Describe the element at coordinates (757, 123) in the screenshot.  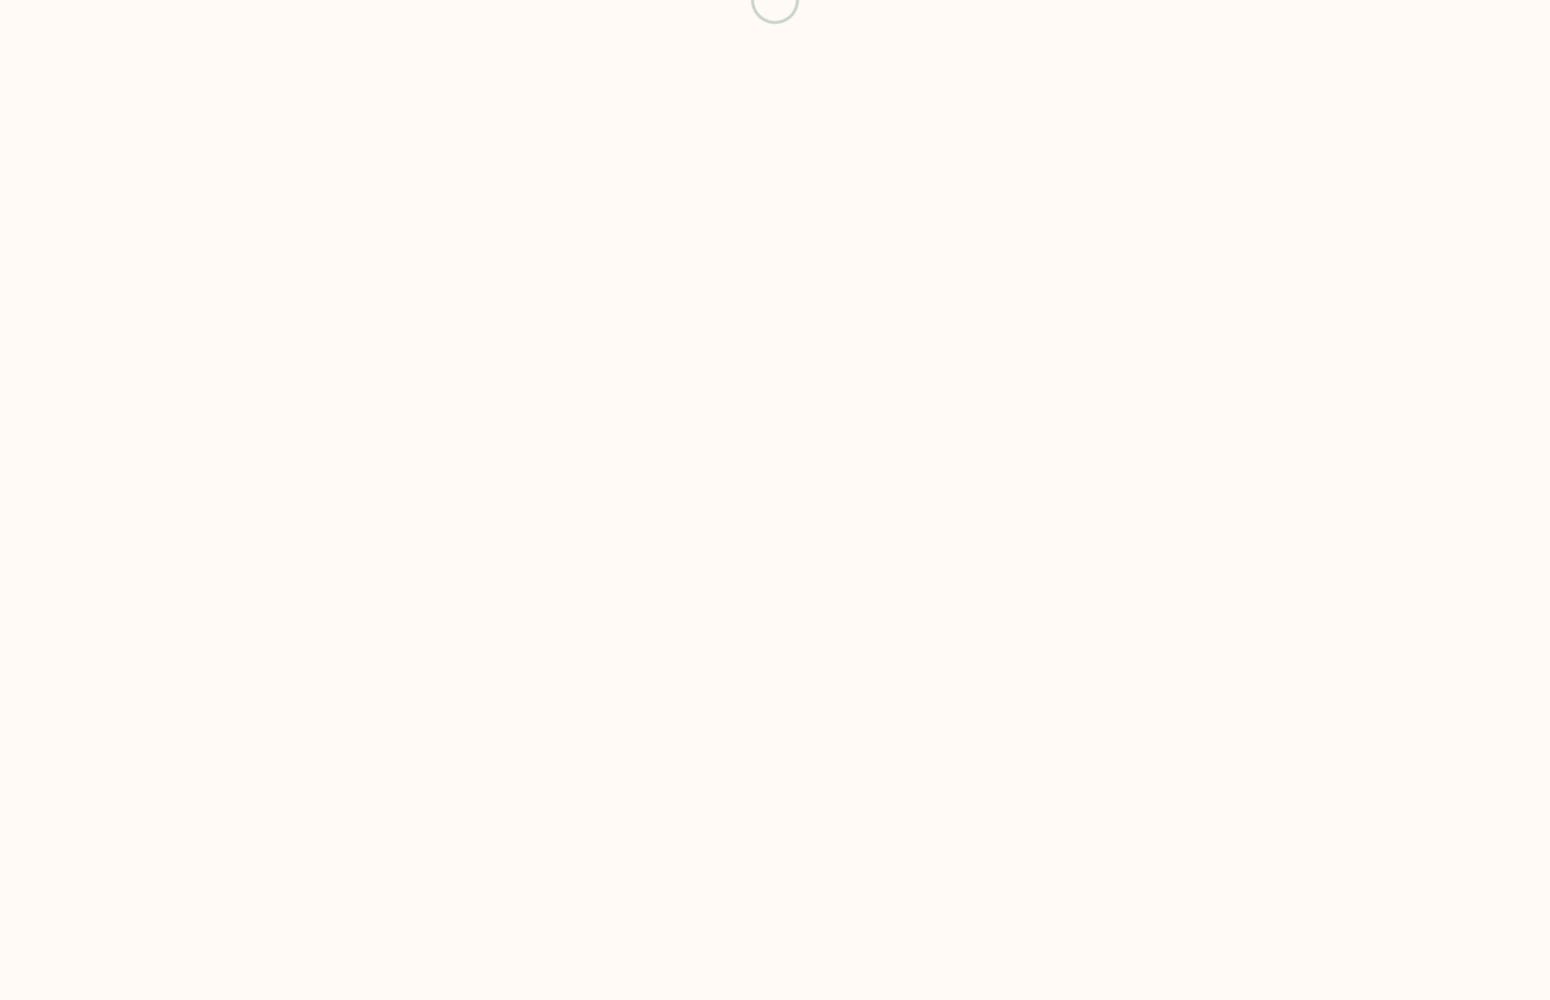
I see `'8am to 8pm'` at that location.